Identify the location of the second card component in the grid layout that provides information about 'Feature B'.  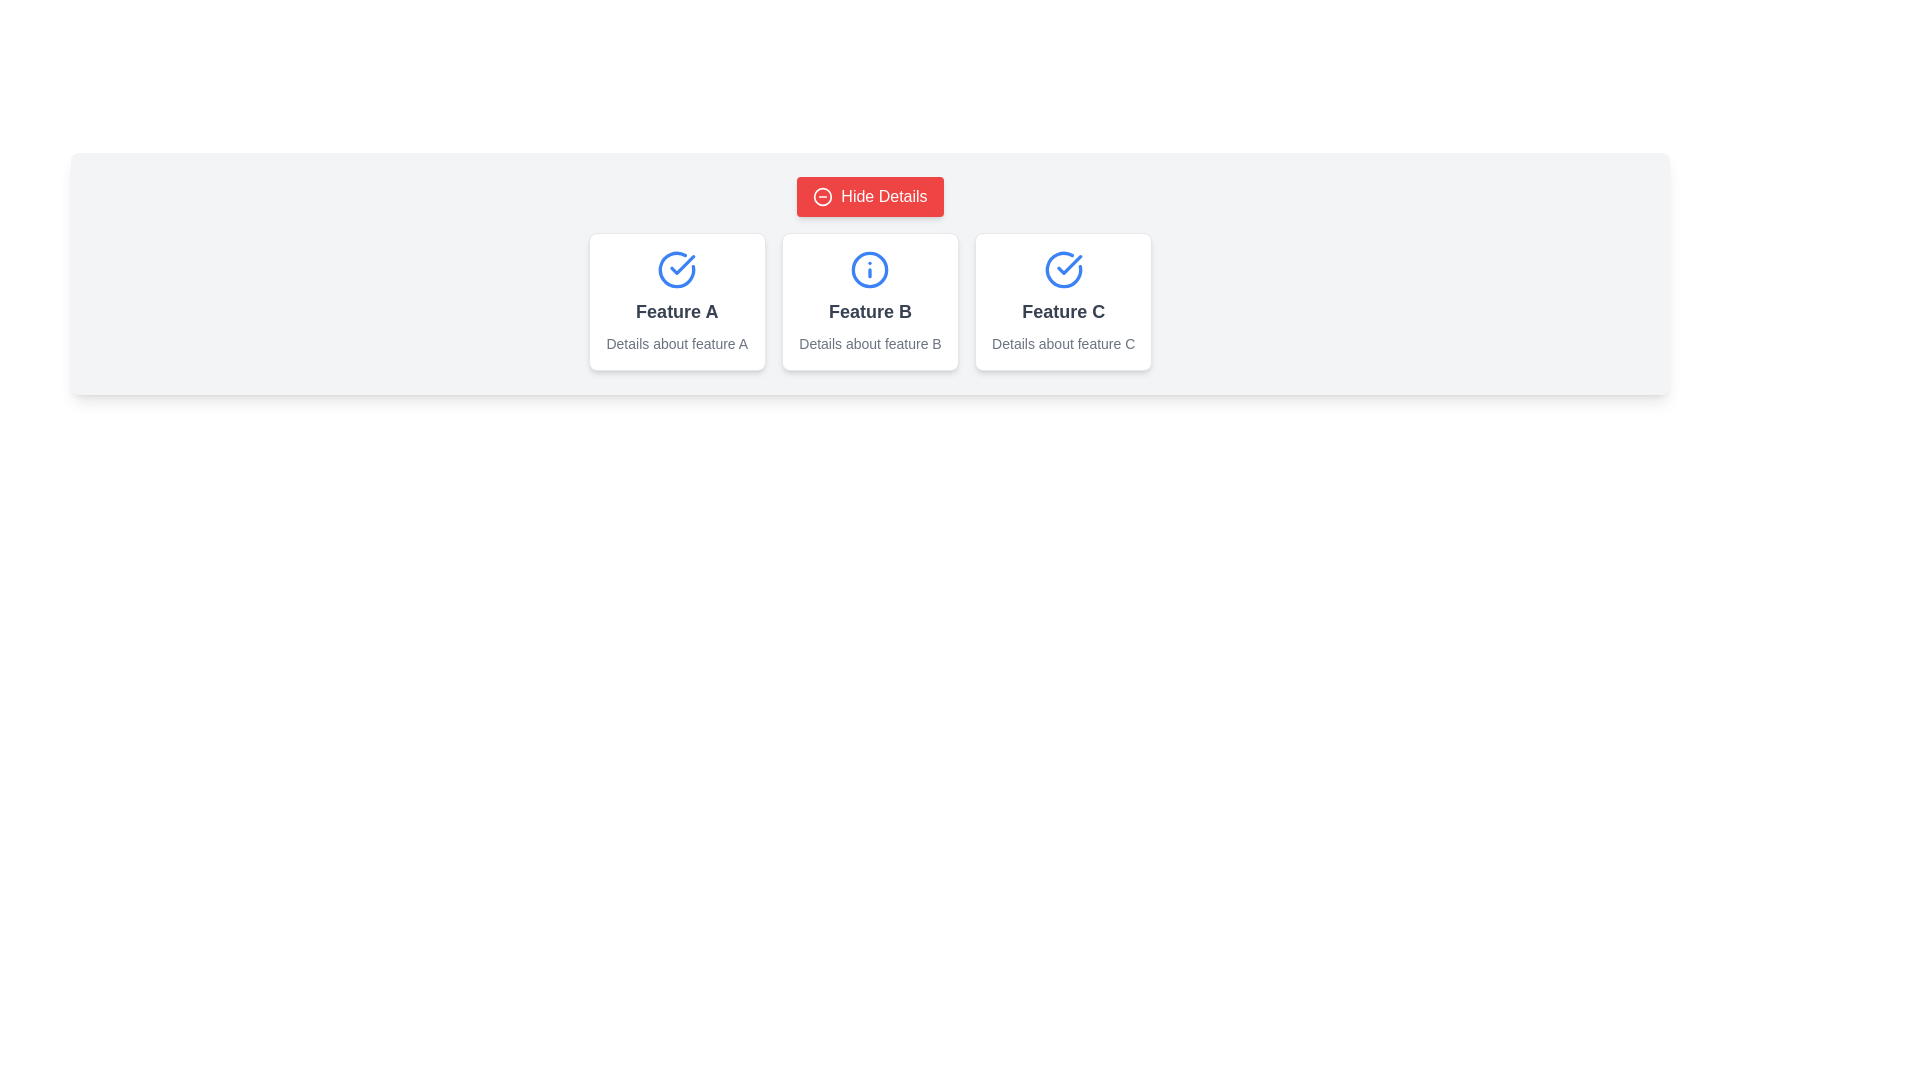
(870, 301).